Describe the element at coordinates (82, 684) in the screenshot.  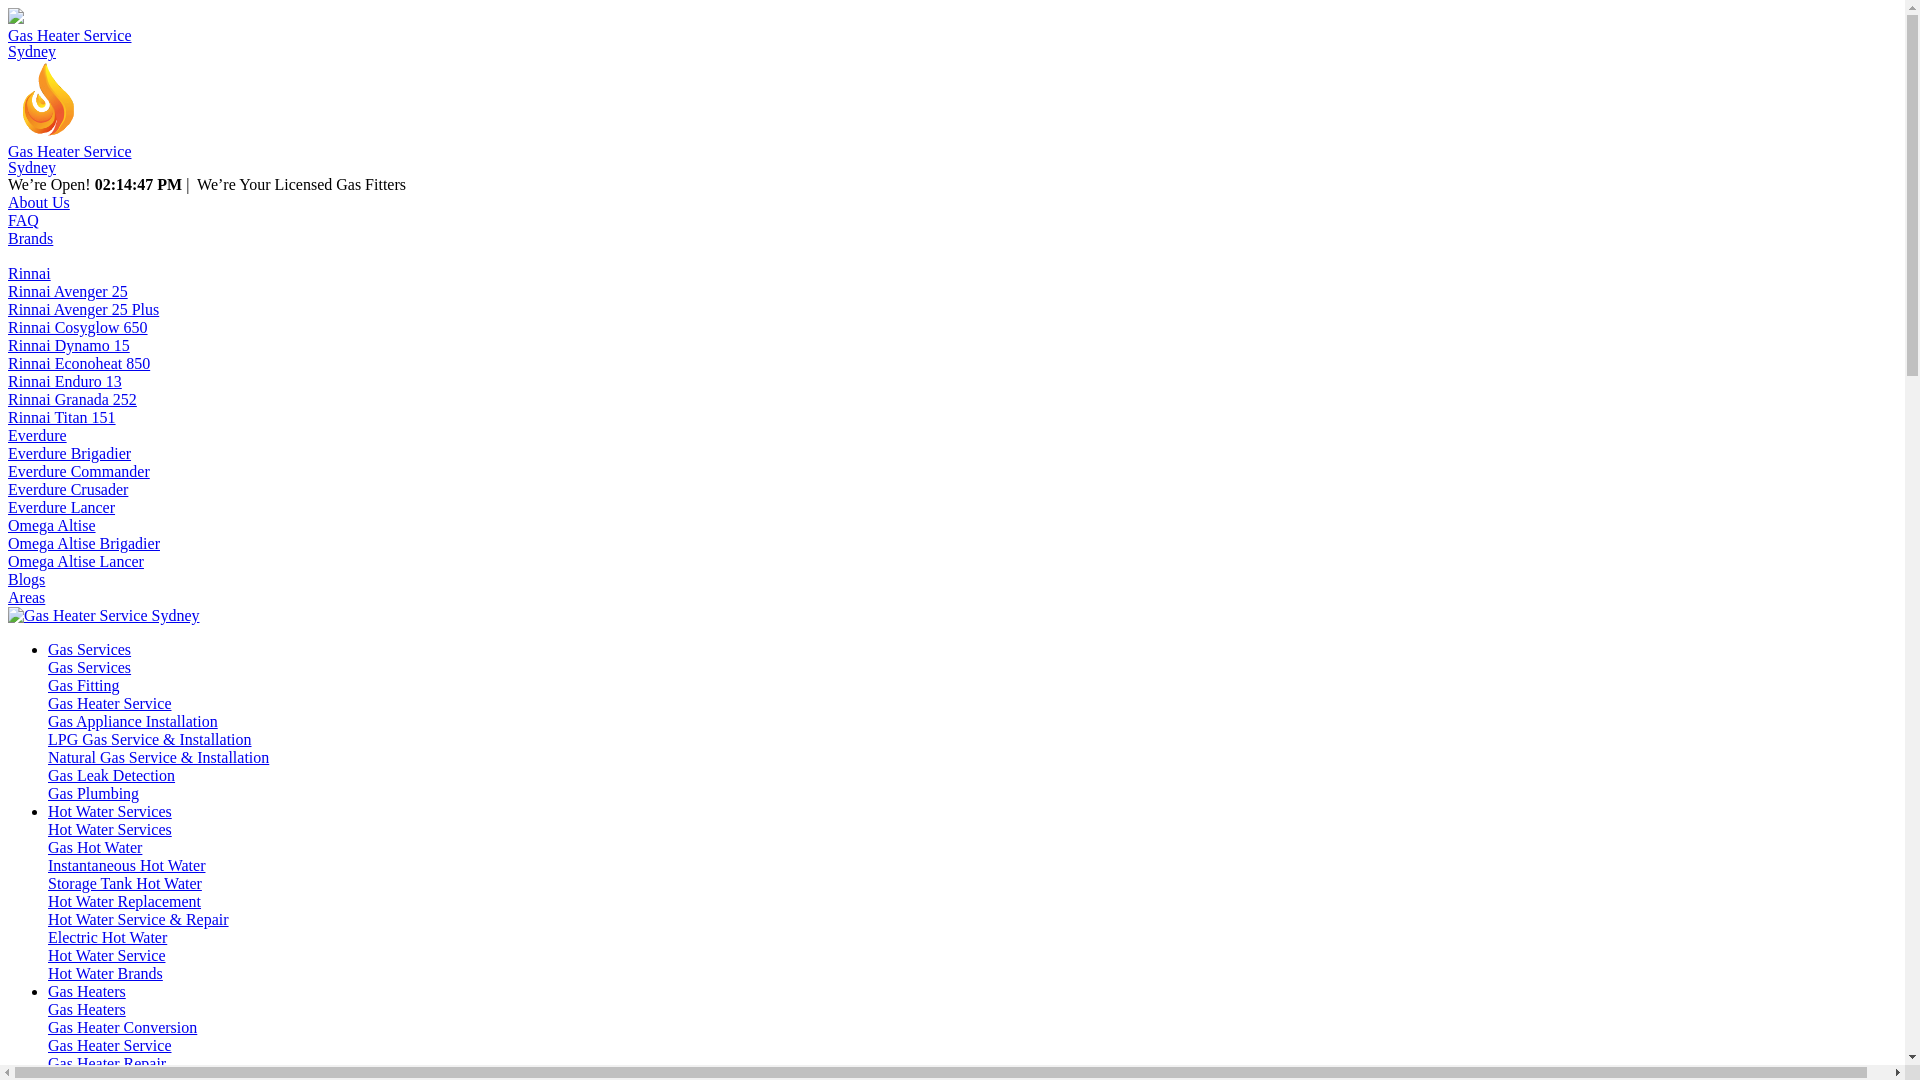
I see `'Gas Fitting'` at that location.